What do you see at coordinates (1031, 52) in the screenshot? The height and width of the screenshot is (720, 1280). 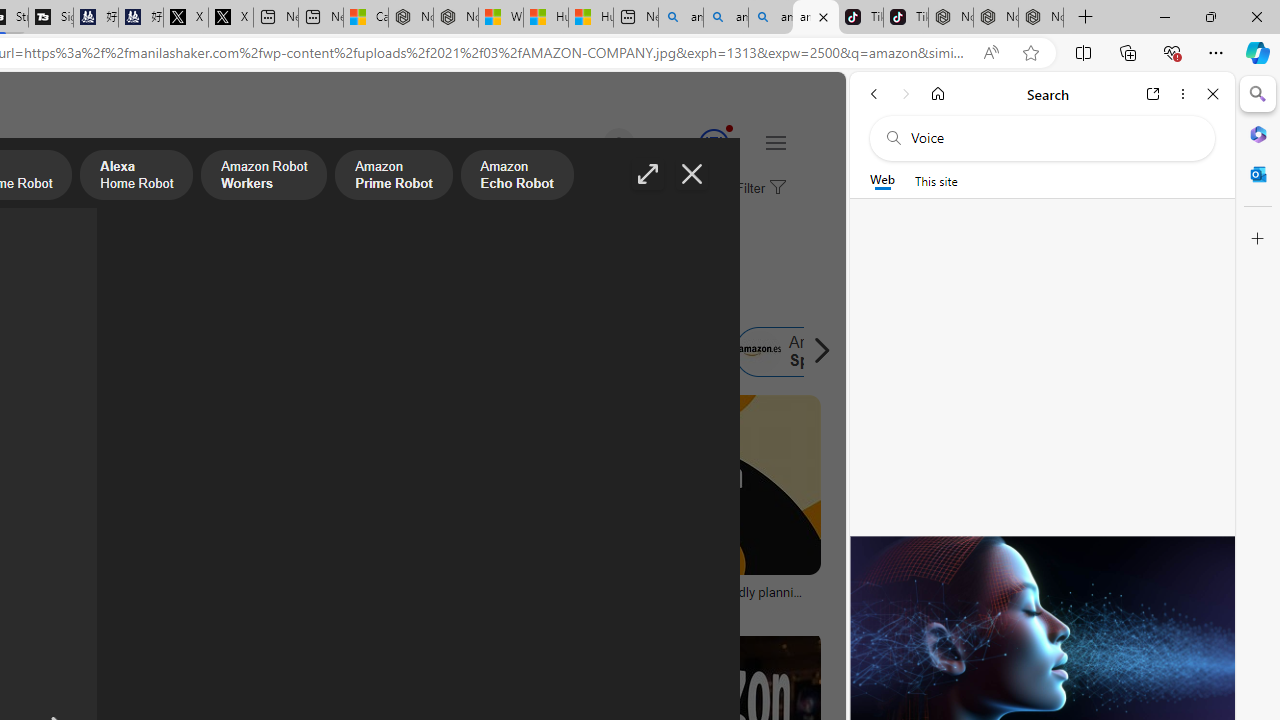 I see `'Add this page to favorites (Ctrl+D)'` at bounding box center [1031, 52].